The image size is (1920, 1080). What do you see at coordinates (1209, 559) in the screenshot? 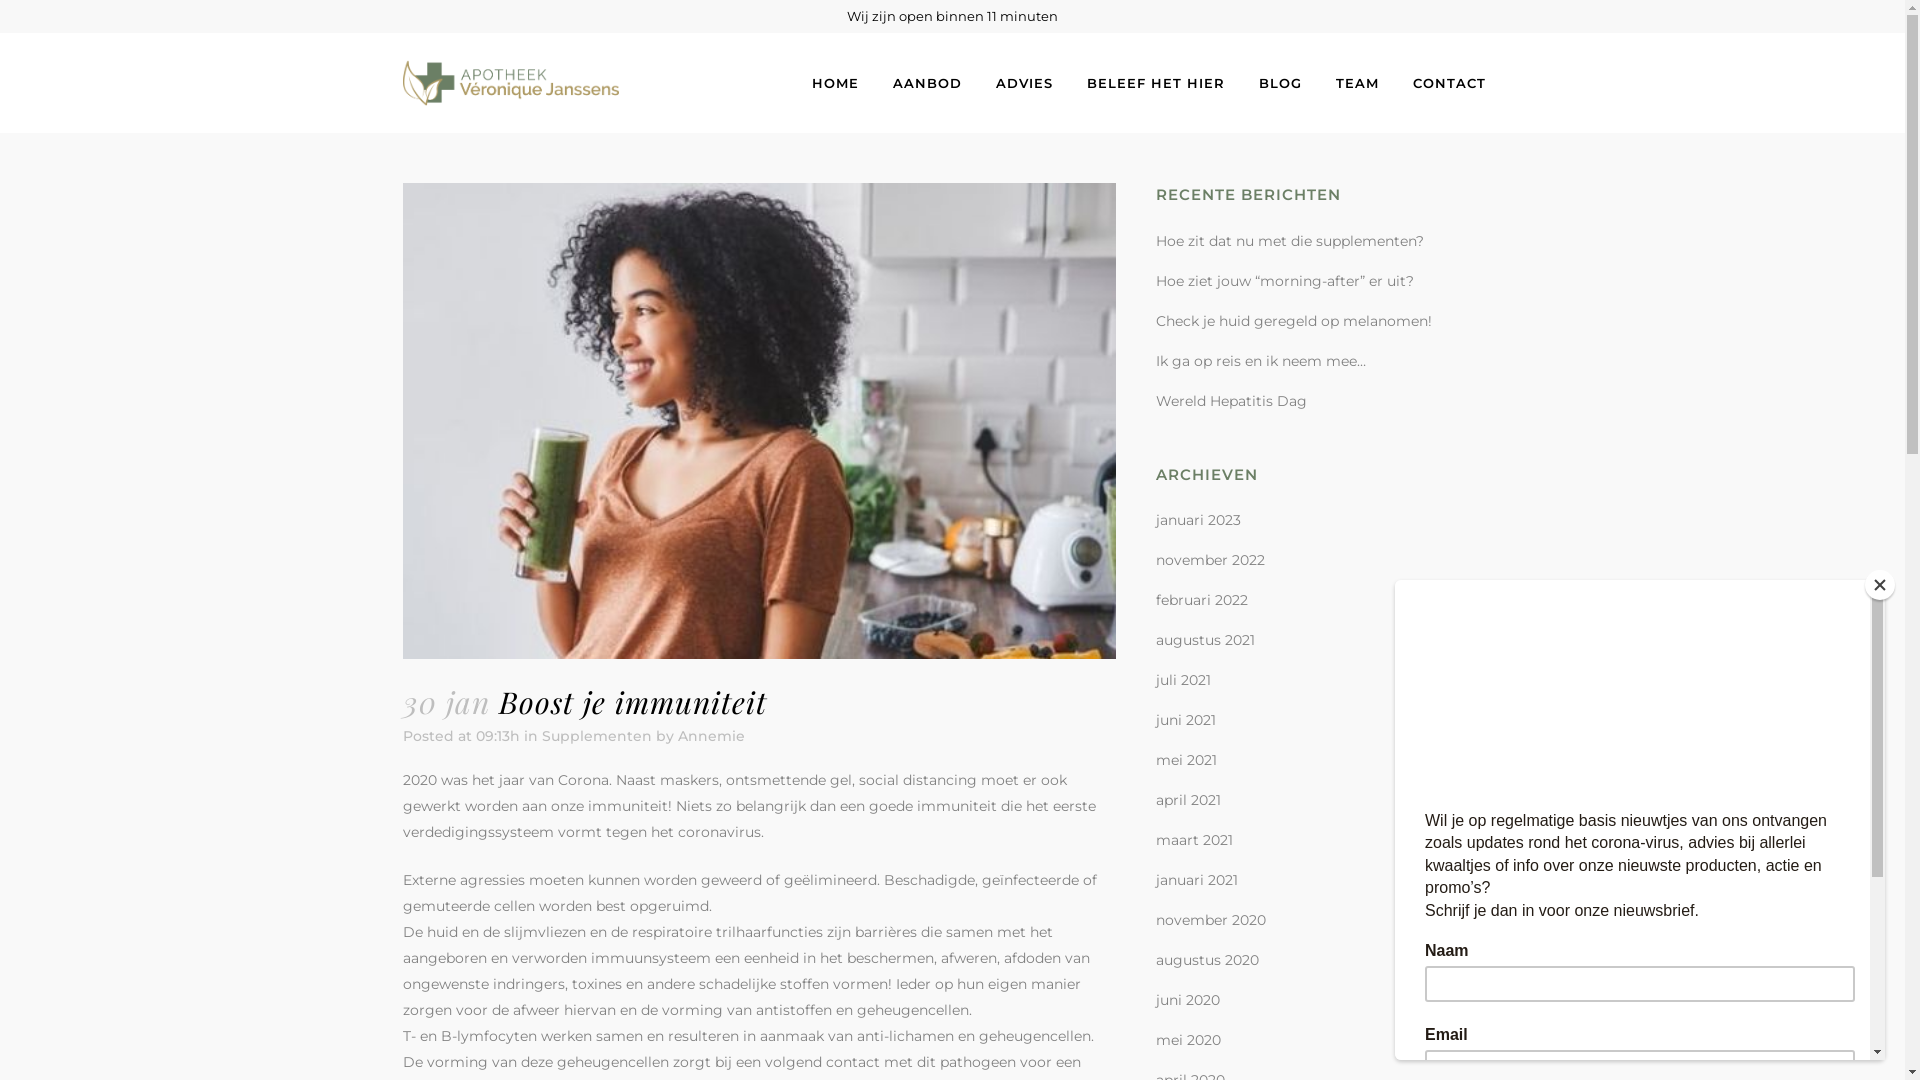
I see `'november 2022'` at bounding box center [1209, 559].